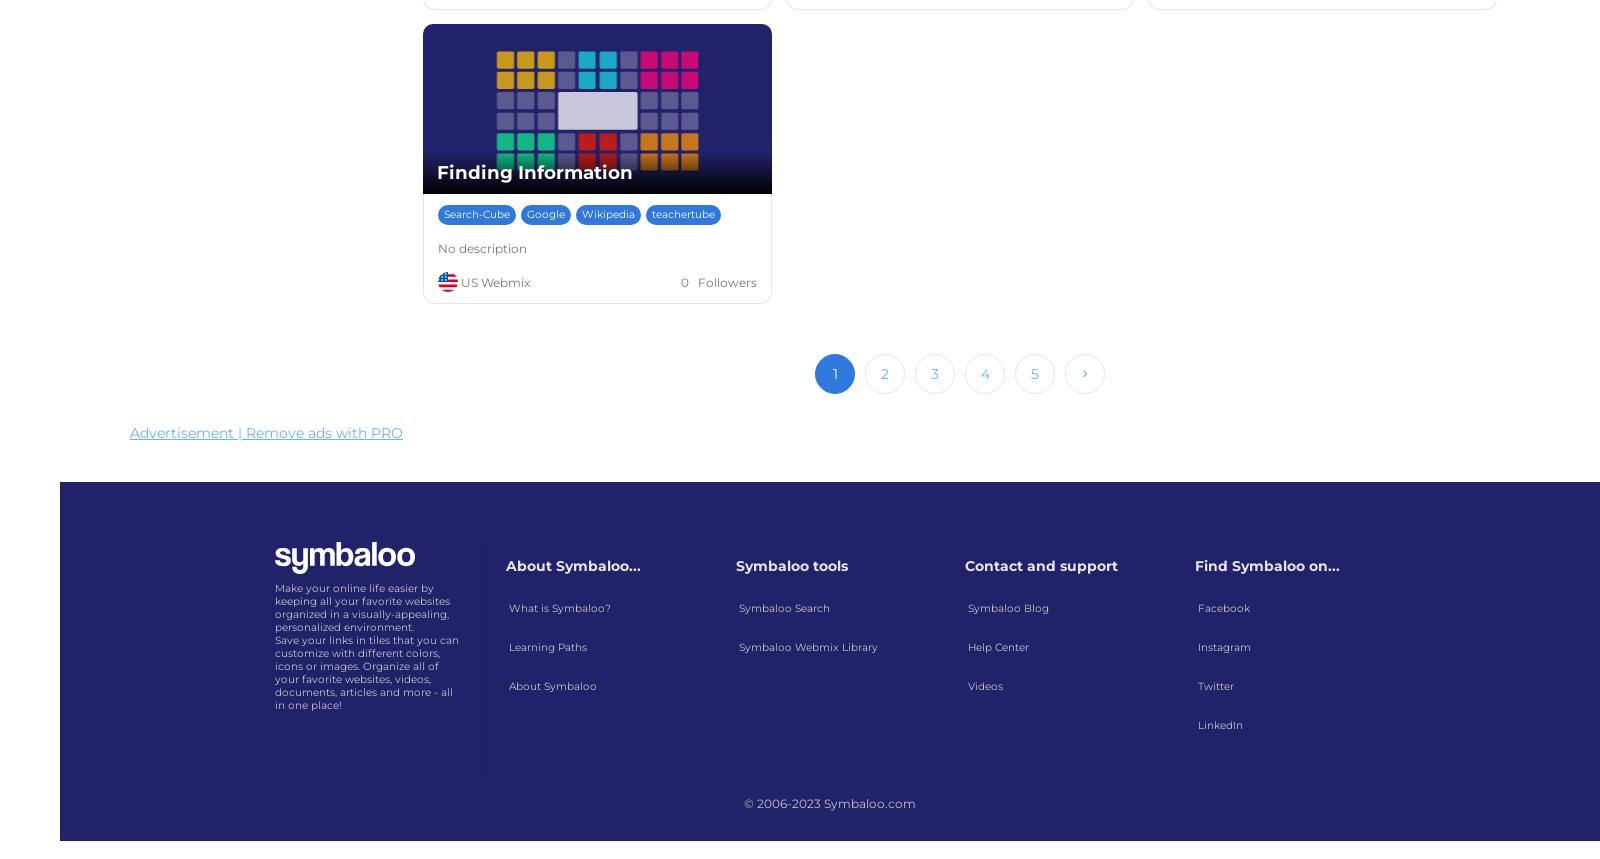  Describe the element at coordinates (934, 373) in the screenshot. I see `'3'` at that location.